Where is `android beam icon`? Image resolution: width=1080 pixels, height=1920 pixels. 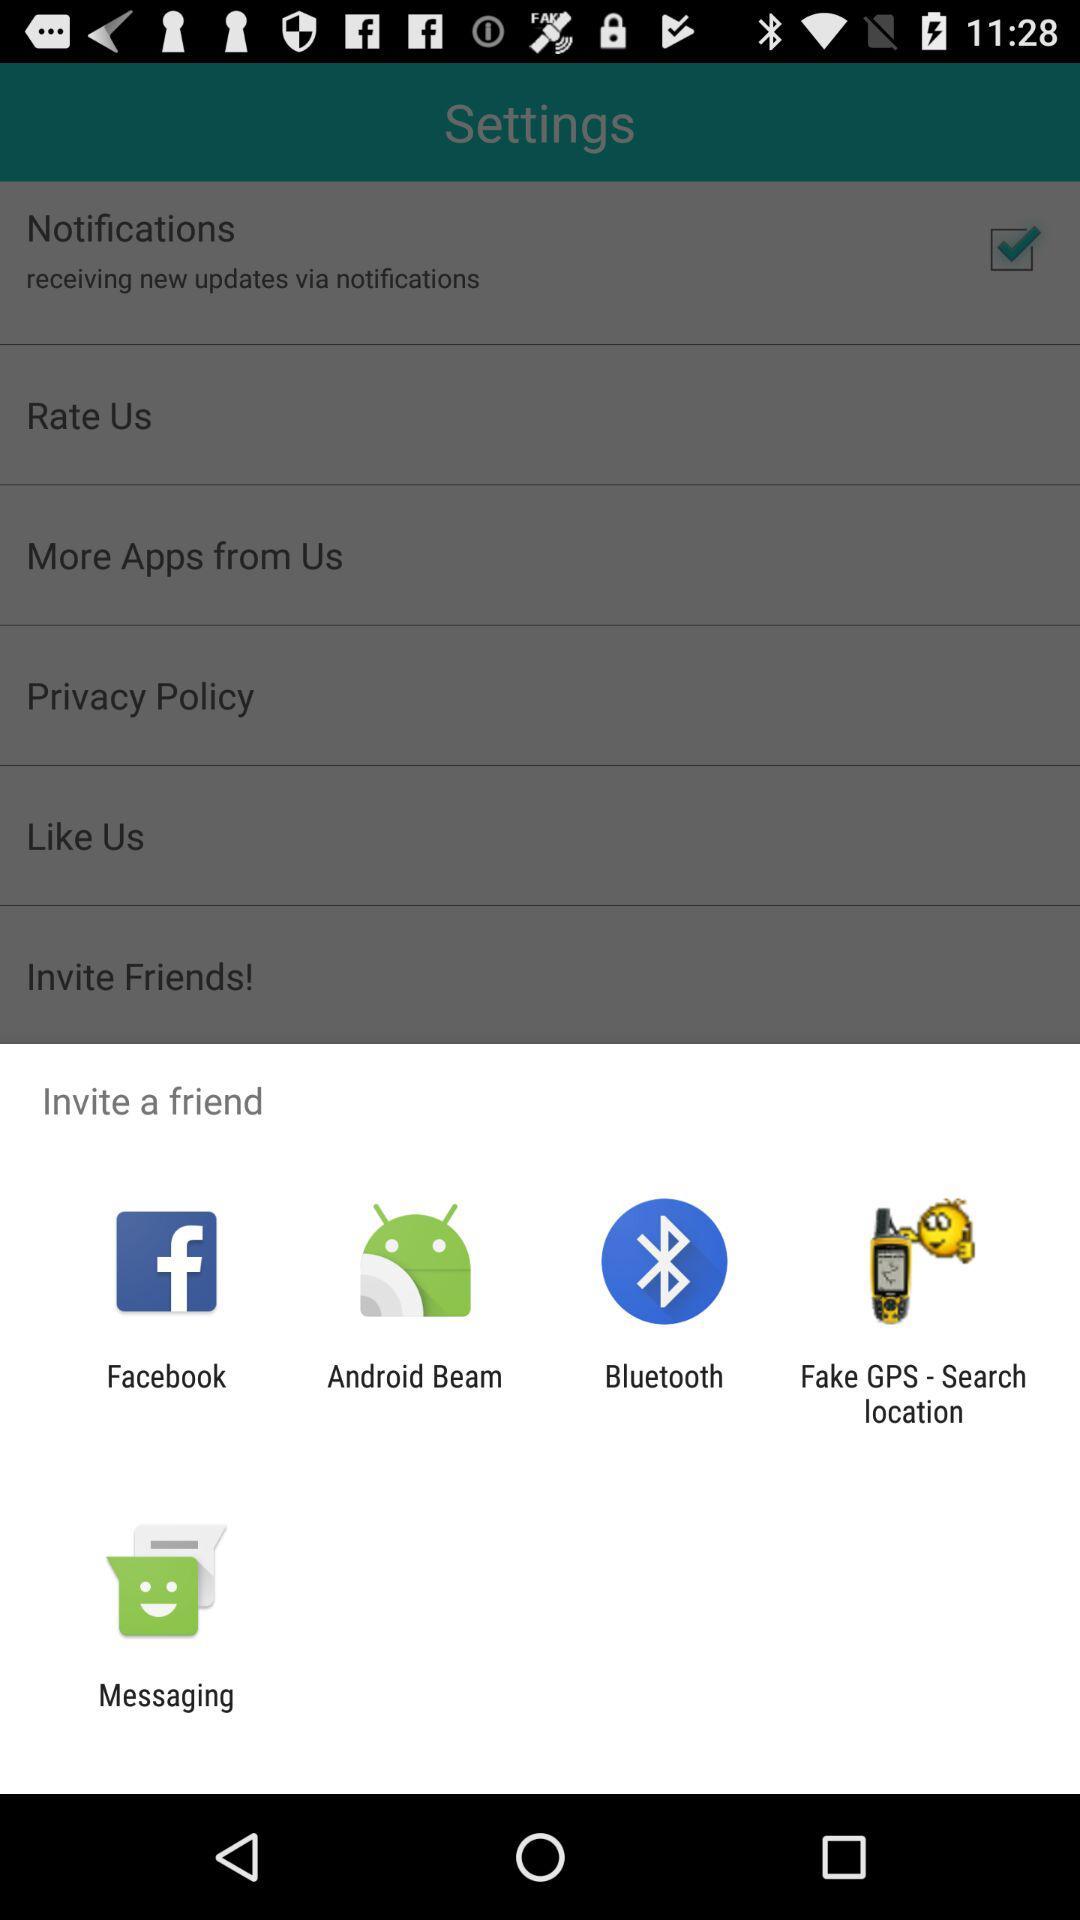 android beam icon is located at coordinates (414, 1392).